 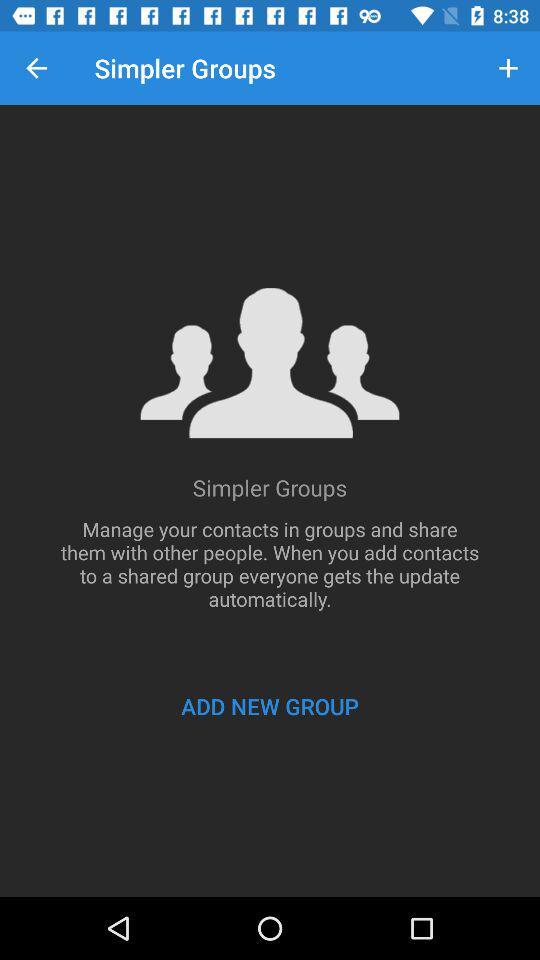 What do you see at coordinates (508, 68) in the screenshot?
I see `icon at the top right corner` at bounding box center [508, 68].